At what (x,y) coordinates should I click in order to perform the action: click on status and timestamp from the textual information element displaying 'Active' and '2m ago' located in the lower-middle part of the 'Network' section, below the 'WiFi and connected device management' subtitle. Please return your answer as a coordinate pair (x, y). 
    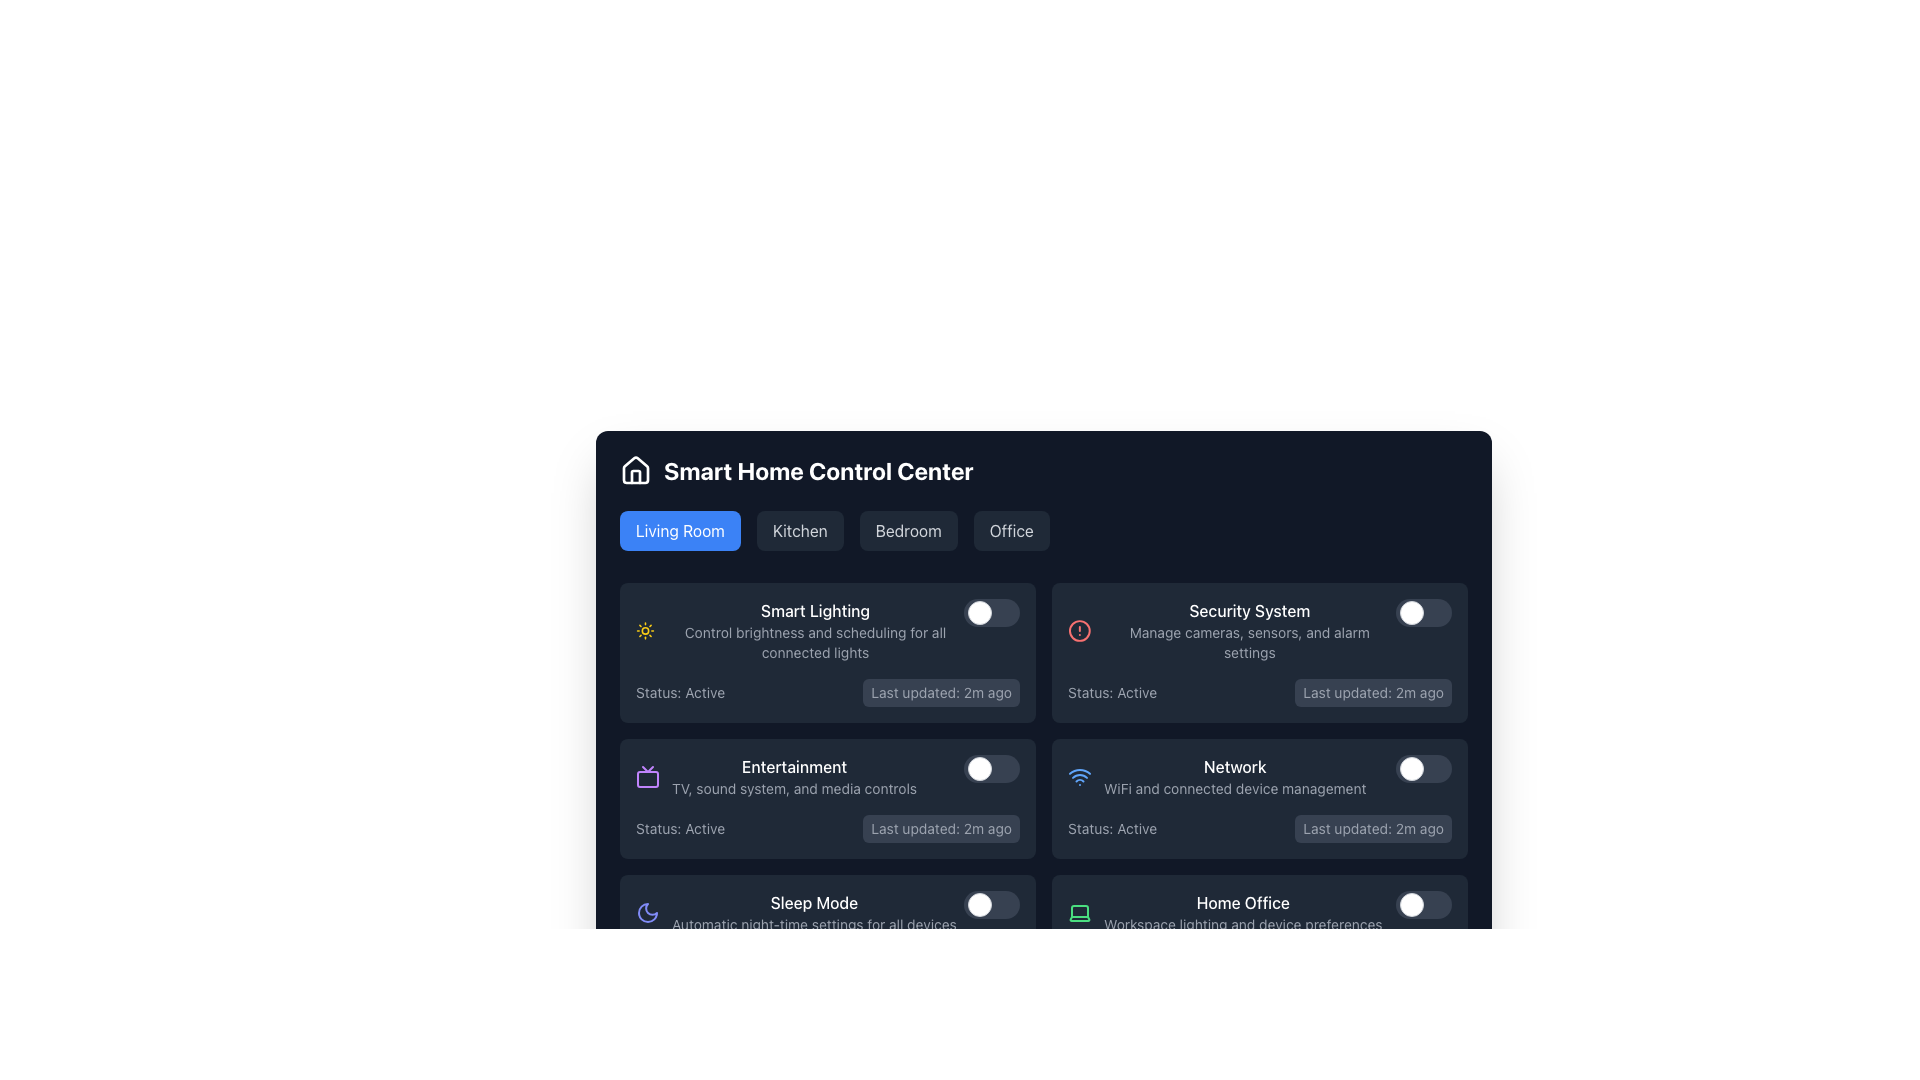
    Looking at the image, I should click on (1258, 829).